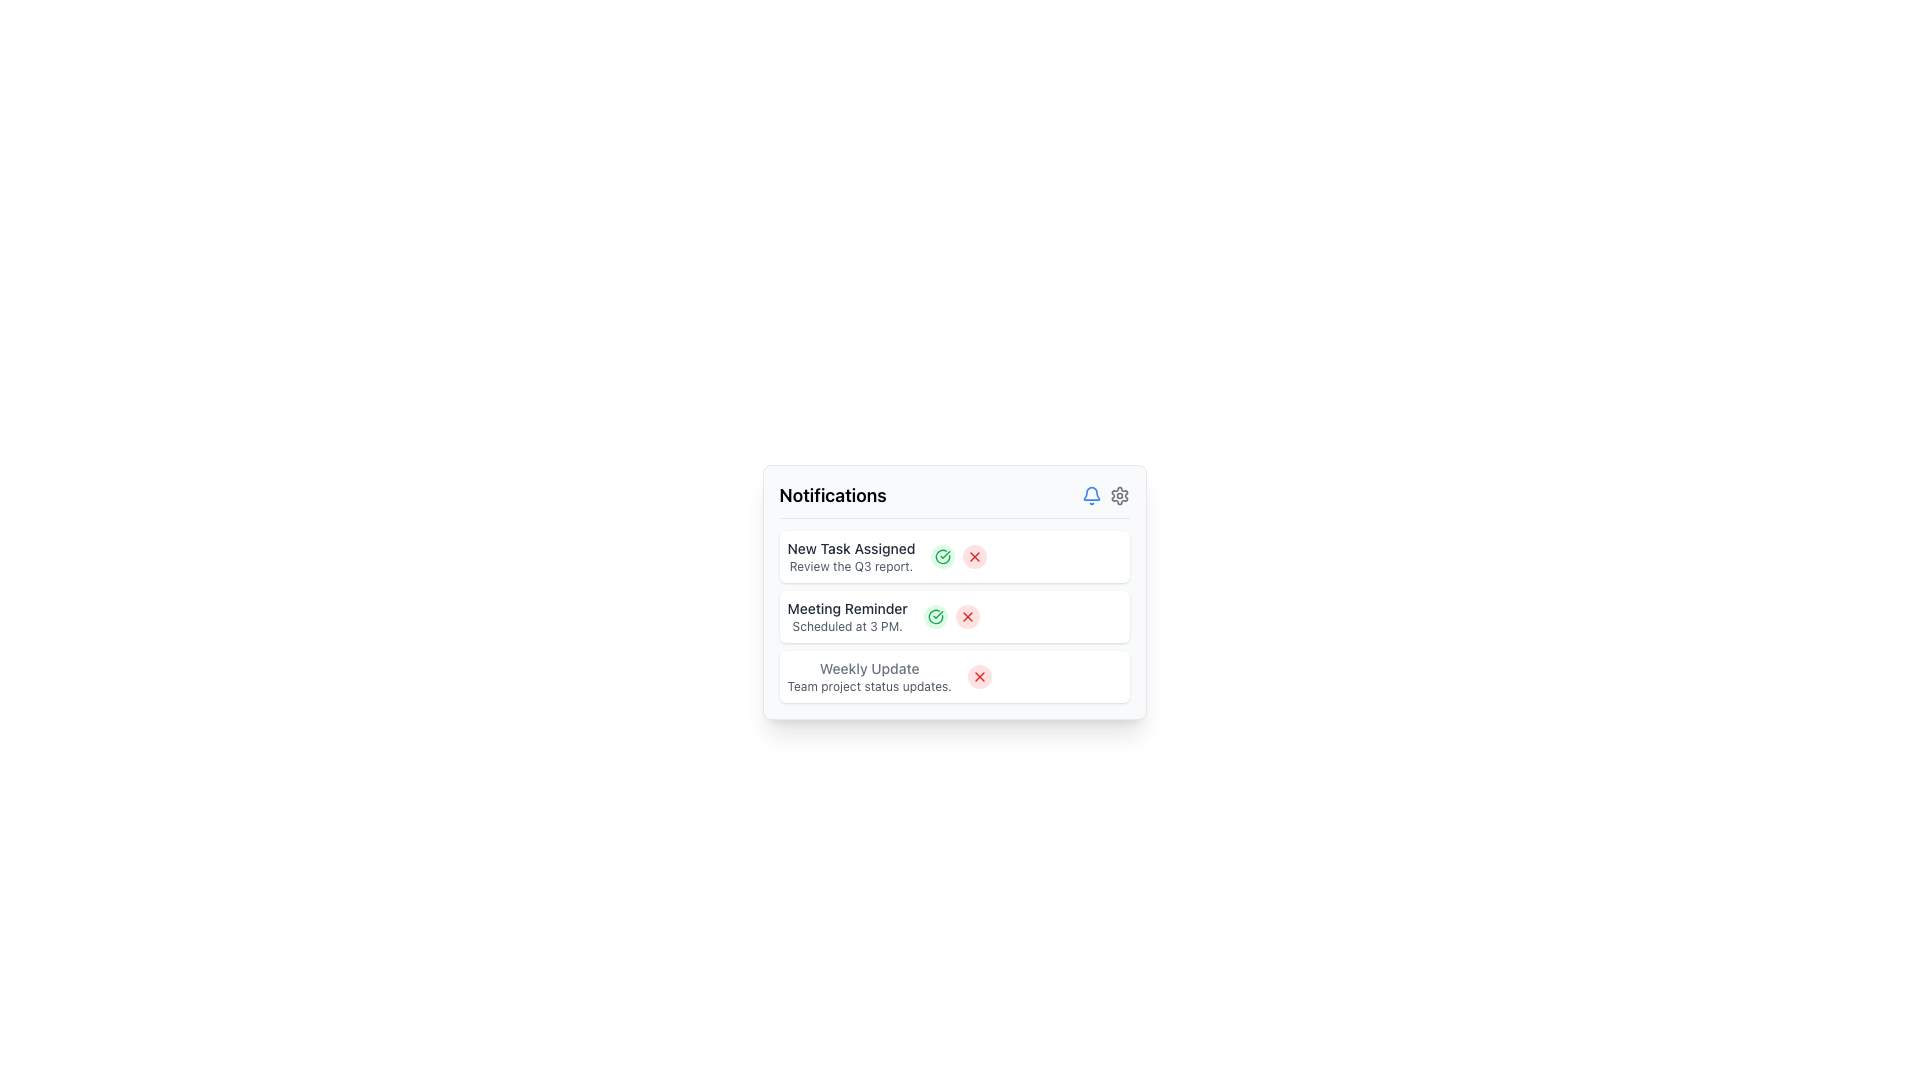  Describe the element at coordinates (1118, 495) in the screenshot. I see `the settings icon button located at the top-right corner of the notification panel` at that location.